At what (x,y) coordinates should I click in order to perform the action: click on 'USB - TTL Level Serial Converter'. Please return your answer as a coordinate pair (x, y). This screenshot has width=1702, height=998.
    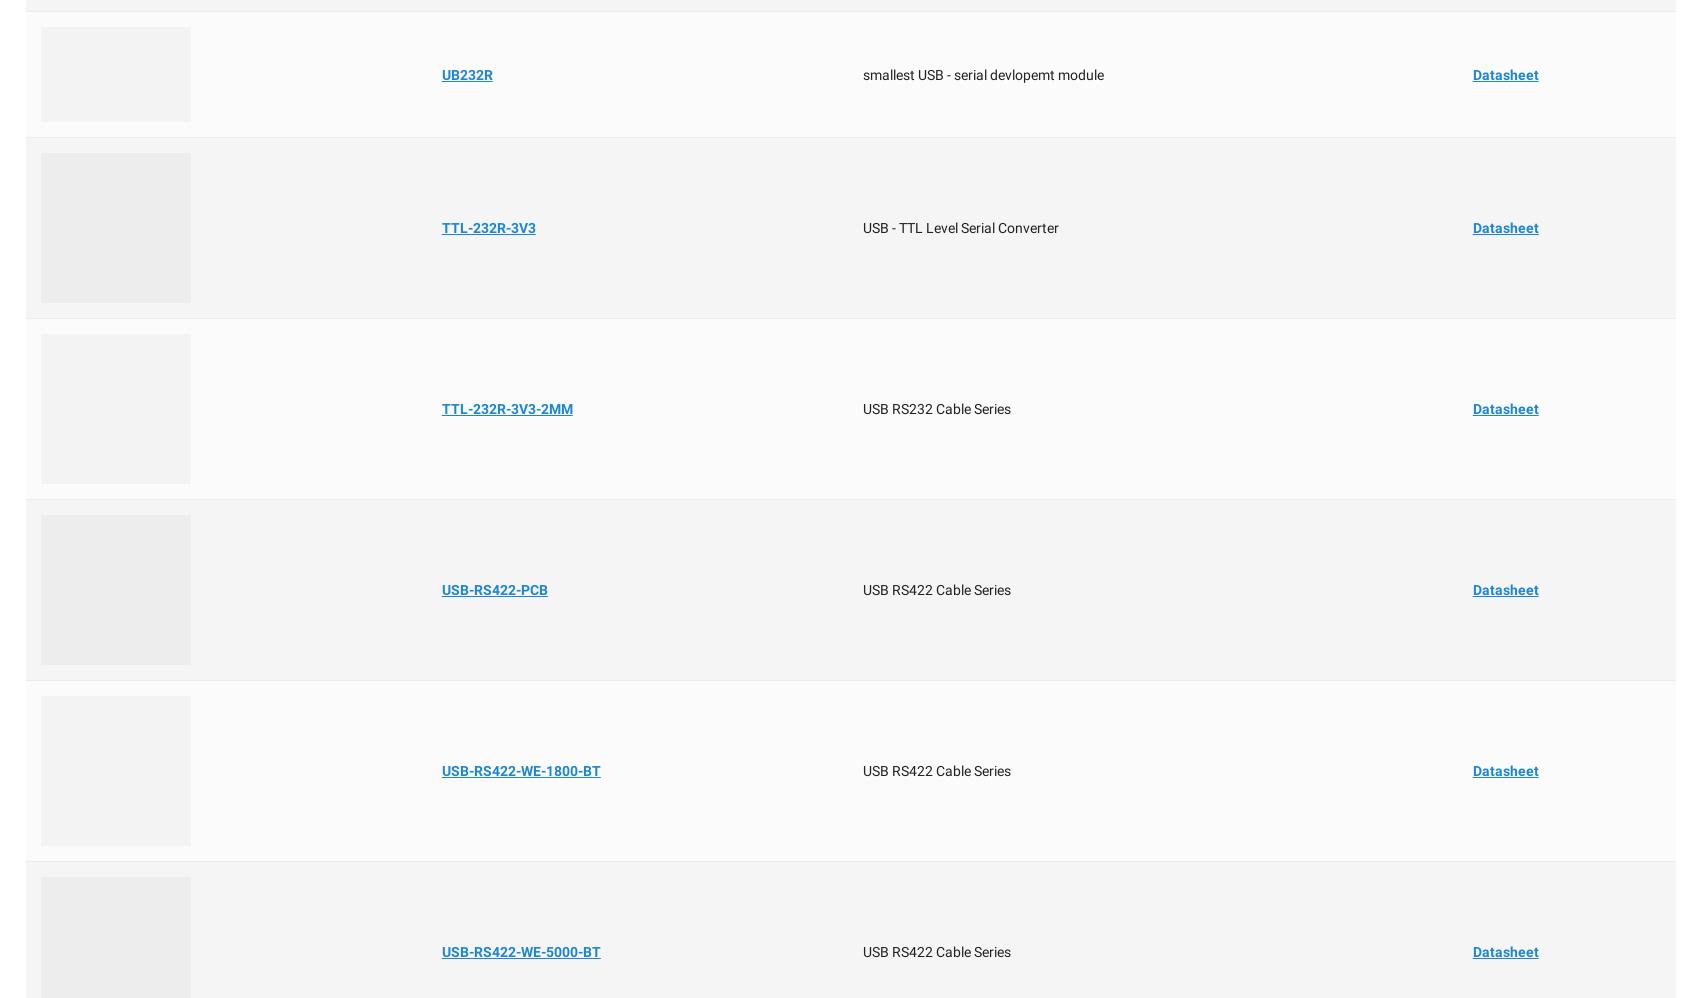
    Looking at the image, I should click on (959, 228).